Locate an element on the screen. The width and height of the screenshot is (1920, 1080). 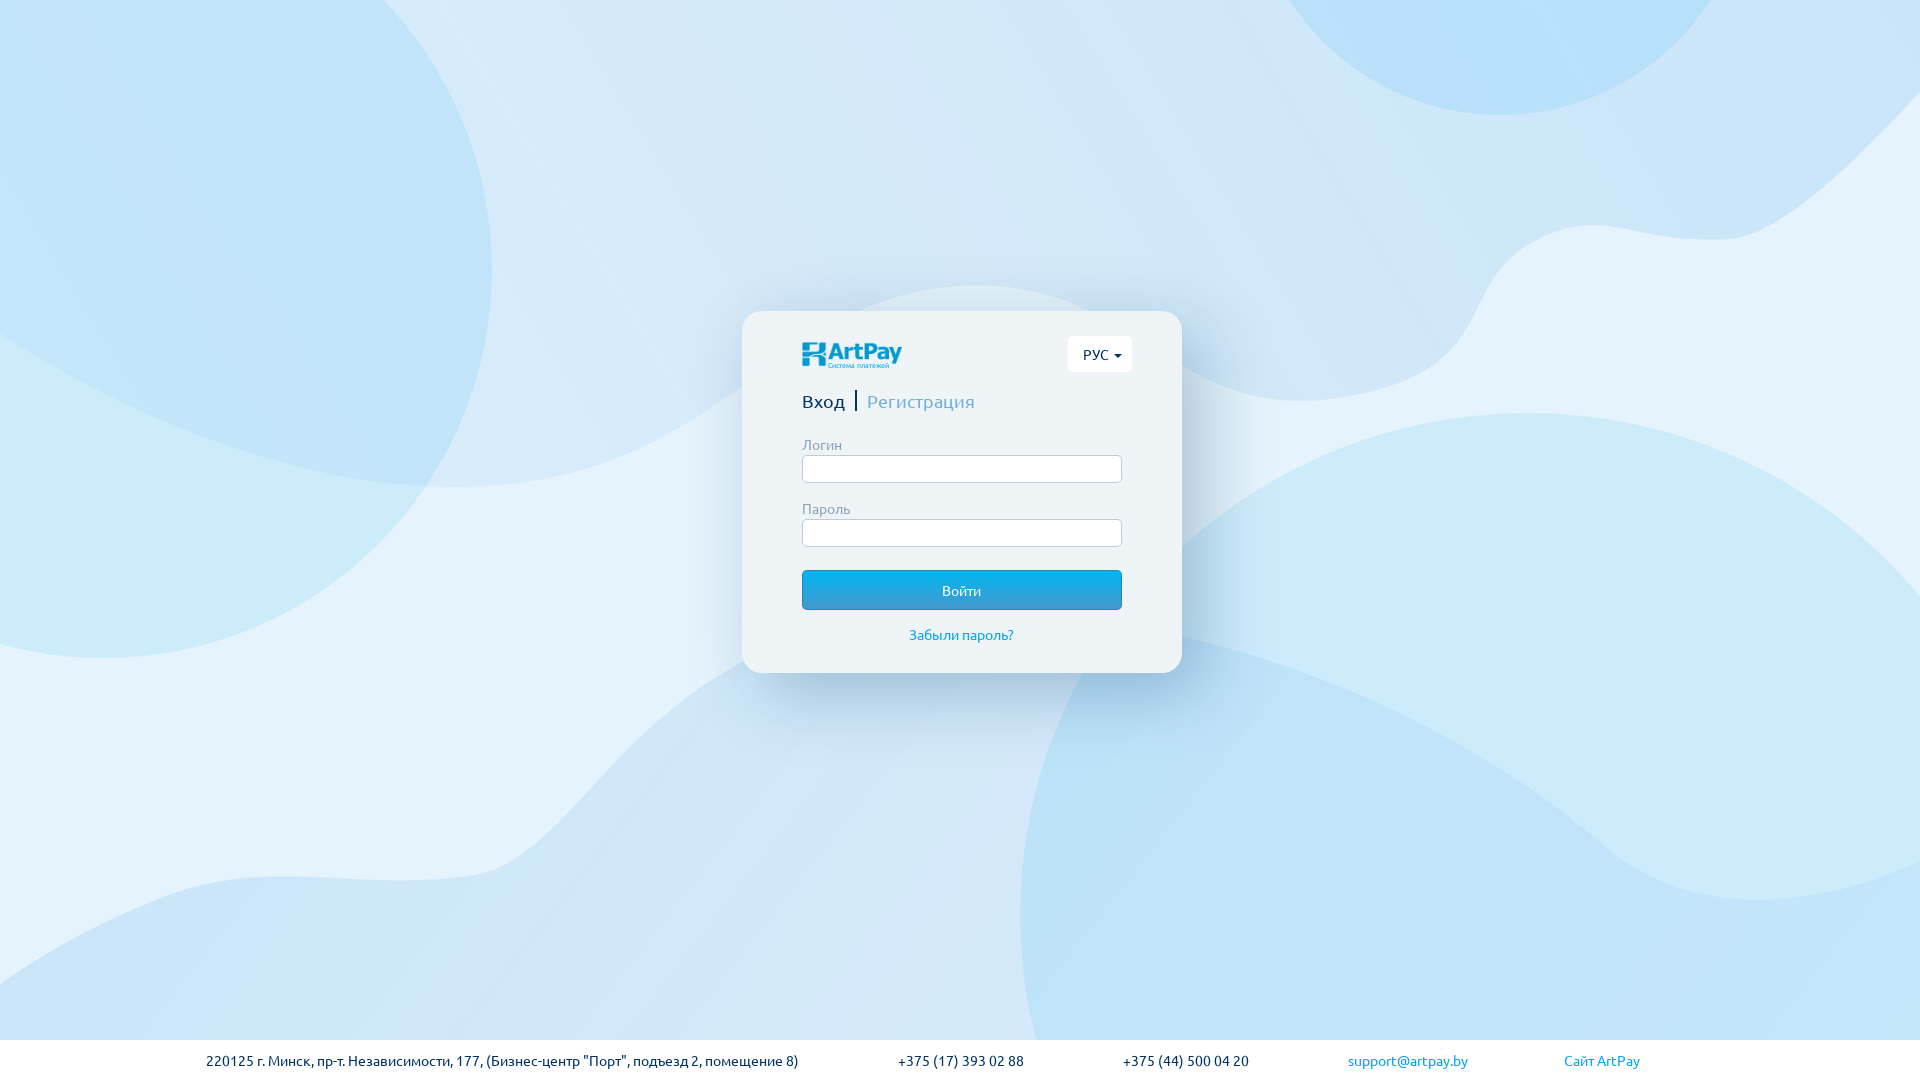
'support@artpay.by' is located at coordinates (1348, 1059).